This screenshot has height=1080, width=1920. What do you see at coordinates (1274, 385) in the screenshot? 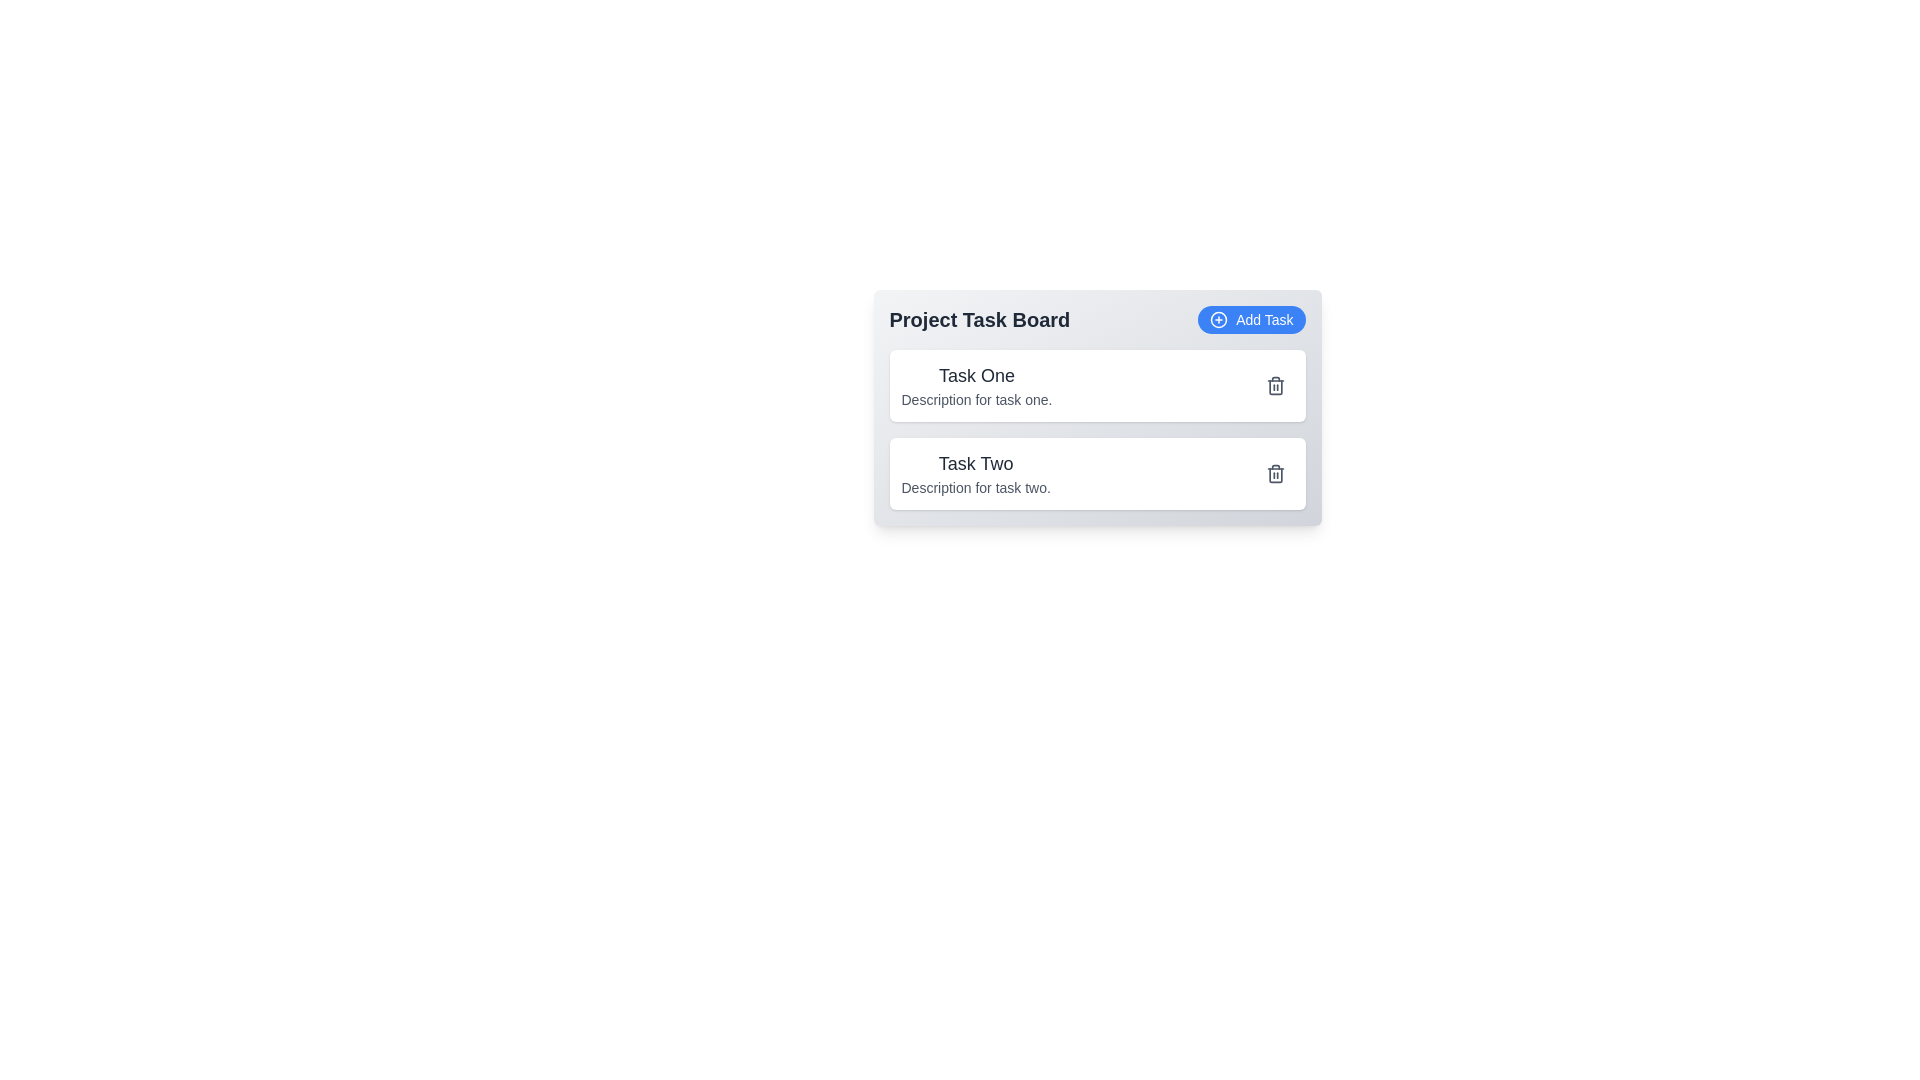
I see `the delete icon button for 'Task One' to indicate interactivity` at bounding box center [1274, 385].